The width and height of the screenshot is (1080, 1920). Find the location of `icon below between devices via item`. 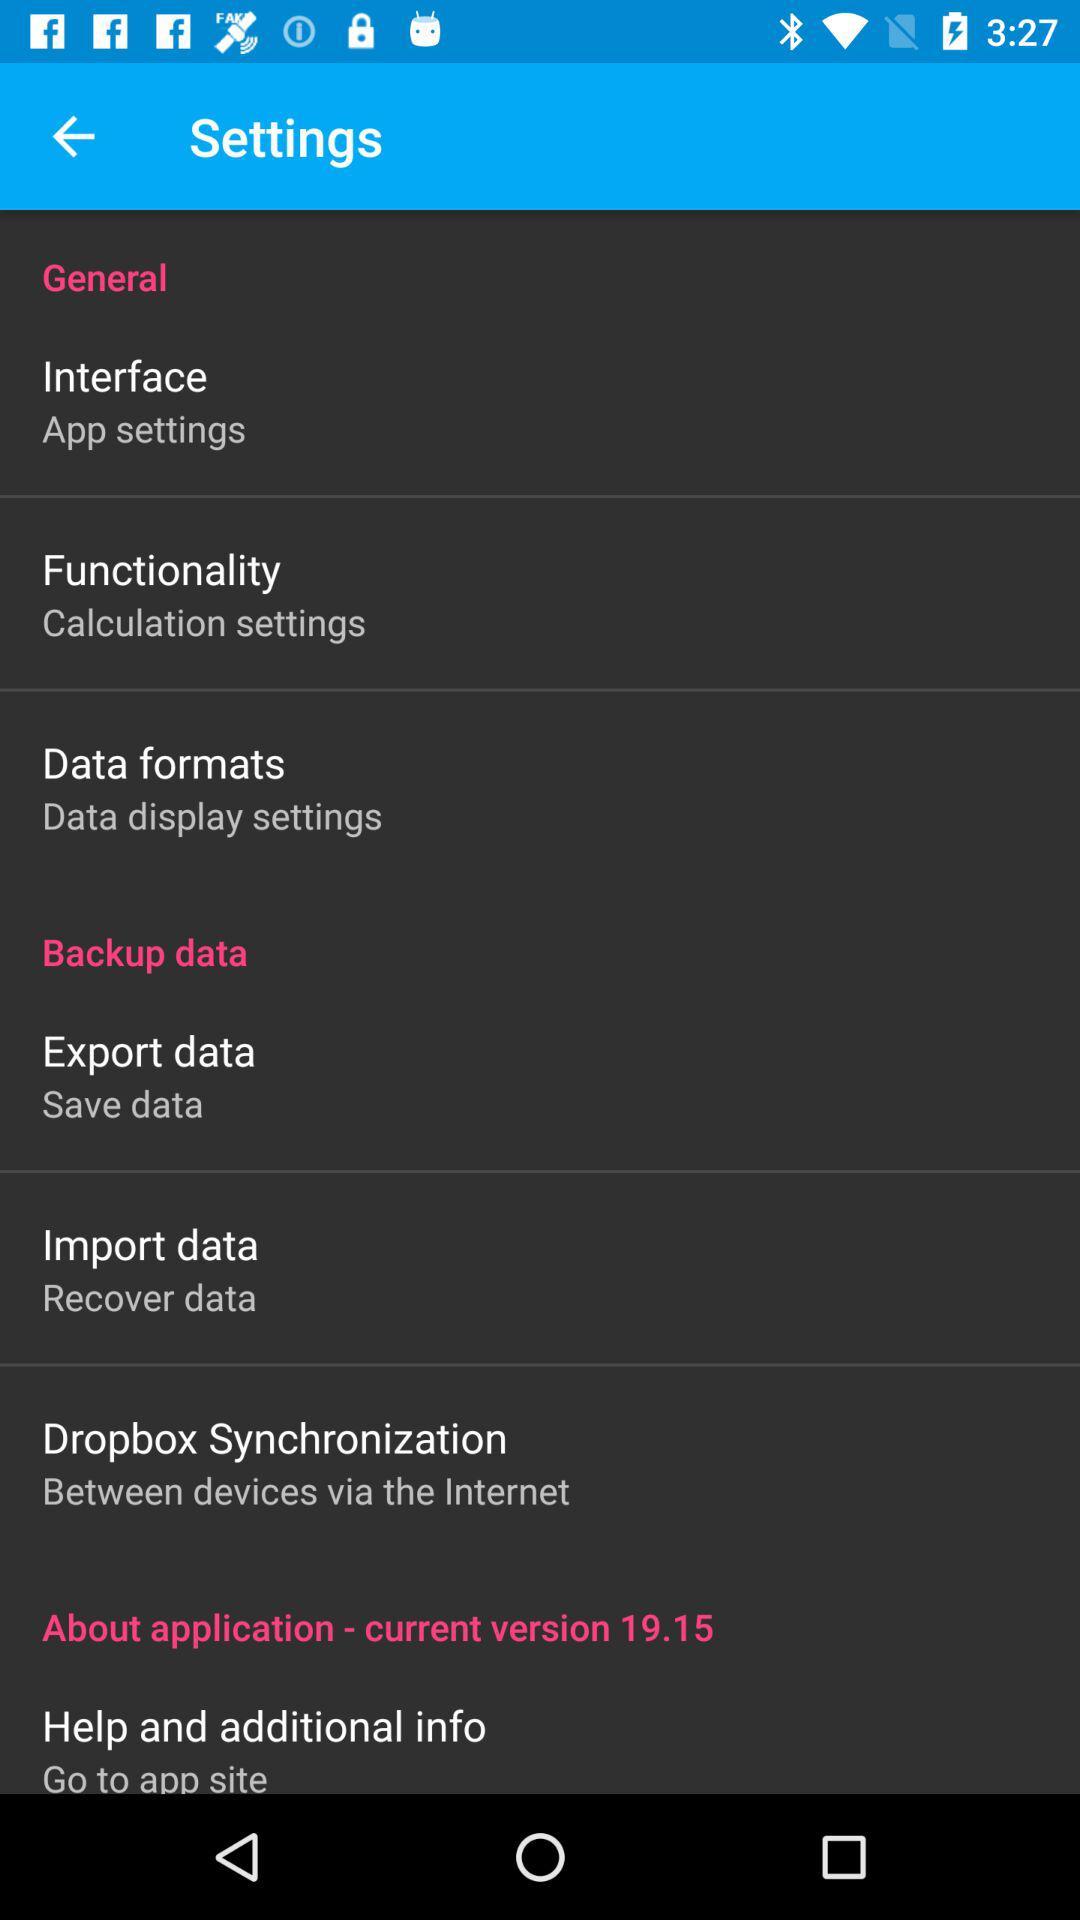

icon below between devices via item is located at coordinates (540, 1605).